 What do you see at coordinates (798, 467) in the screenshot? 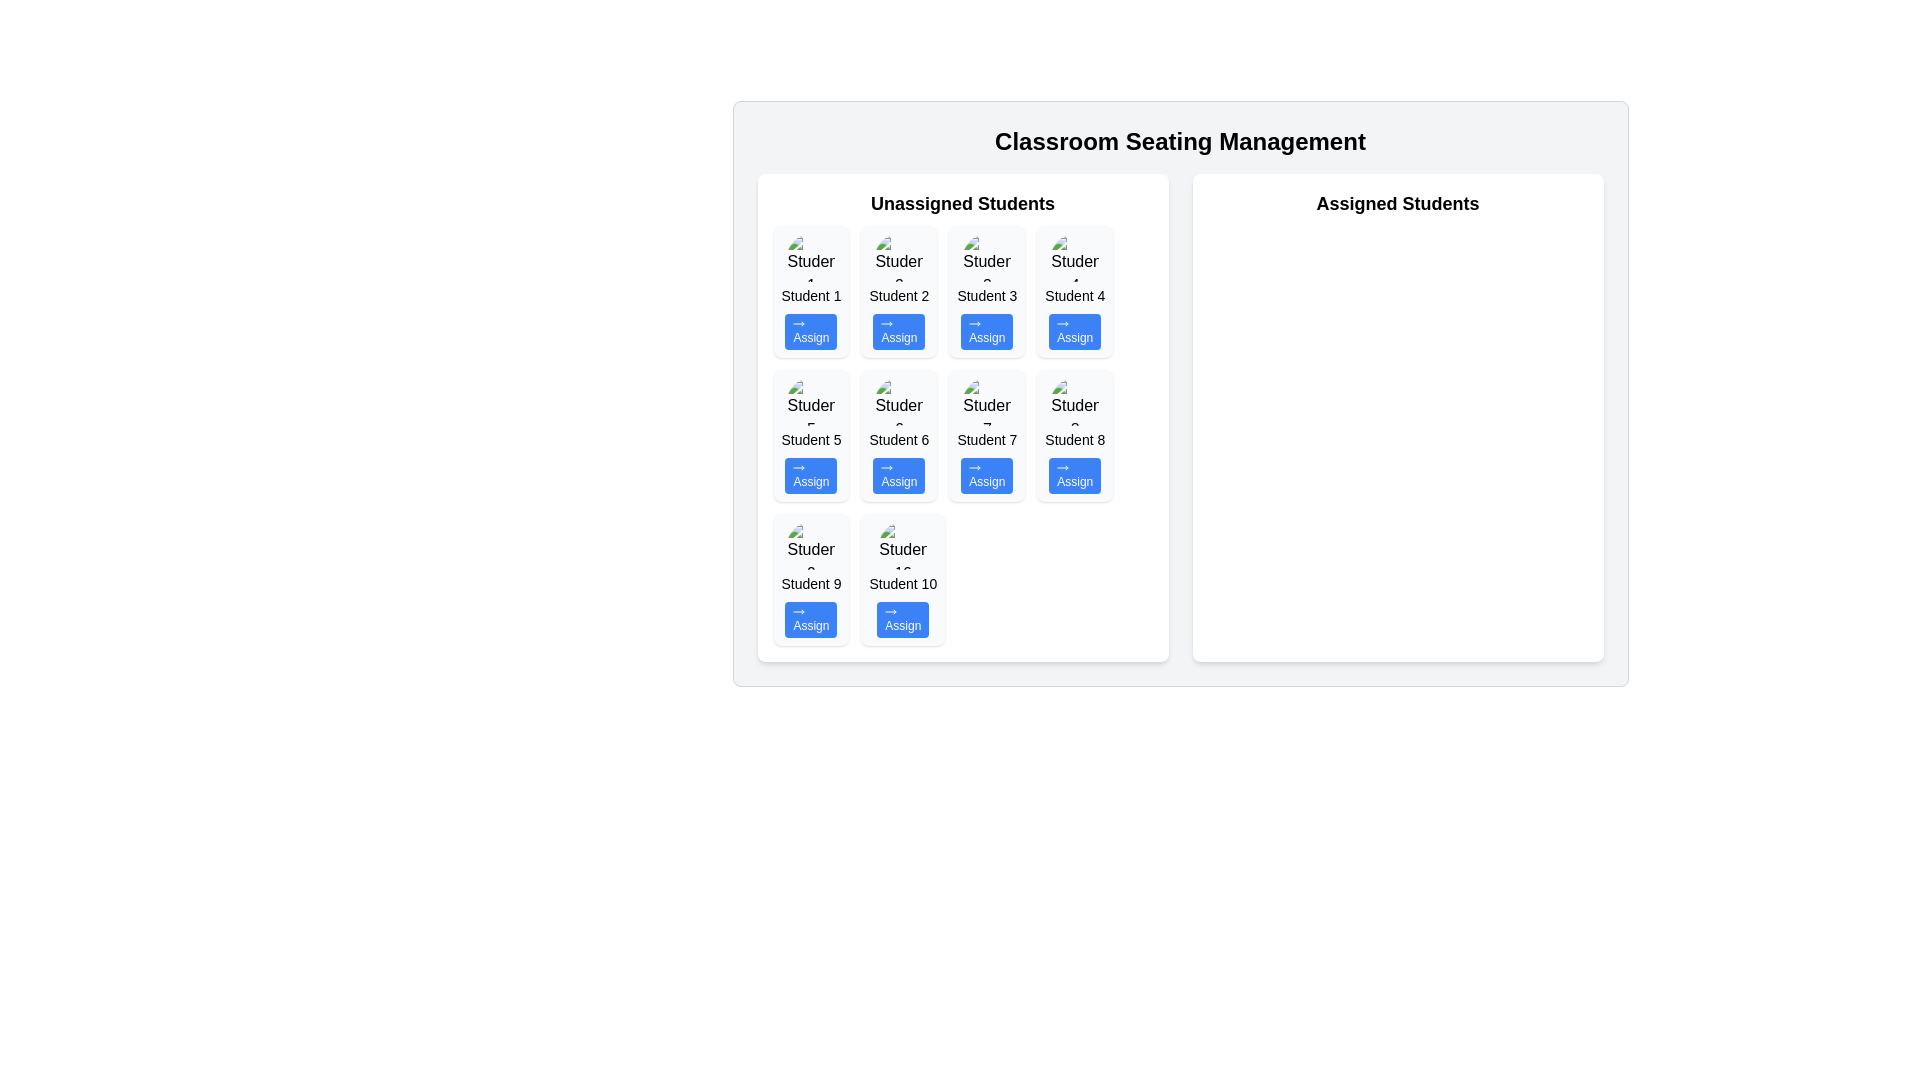
I see `the blue 'Assign' button that contains the right-pointing arrow icon, which is positioned to the left of the text 'Assign'` at bounding box center [798, 467].